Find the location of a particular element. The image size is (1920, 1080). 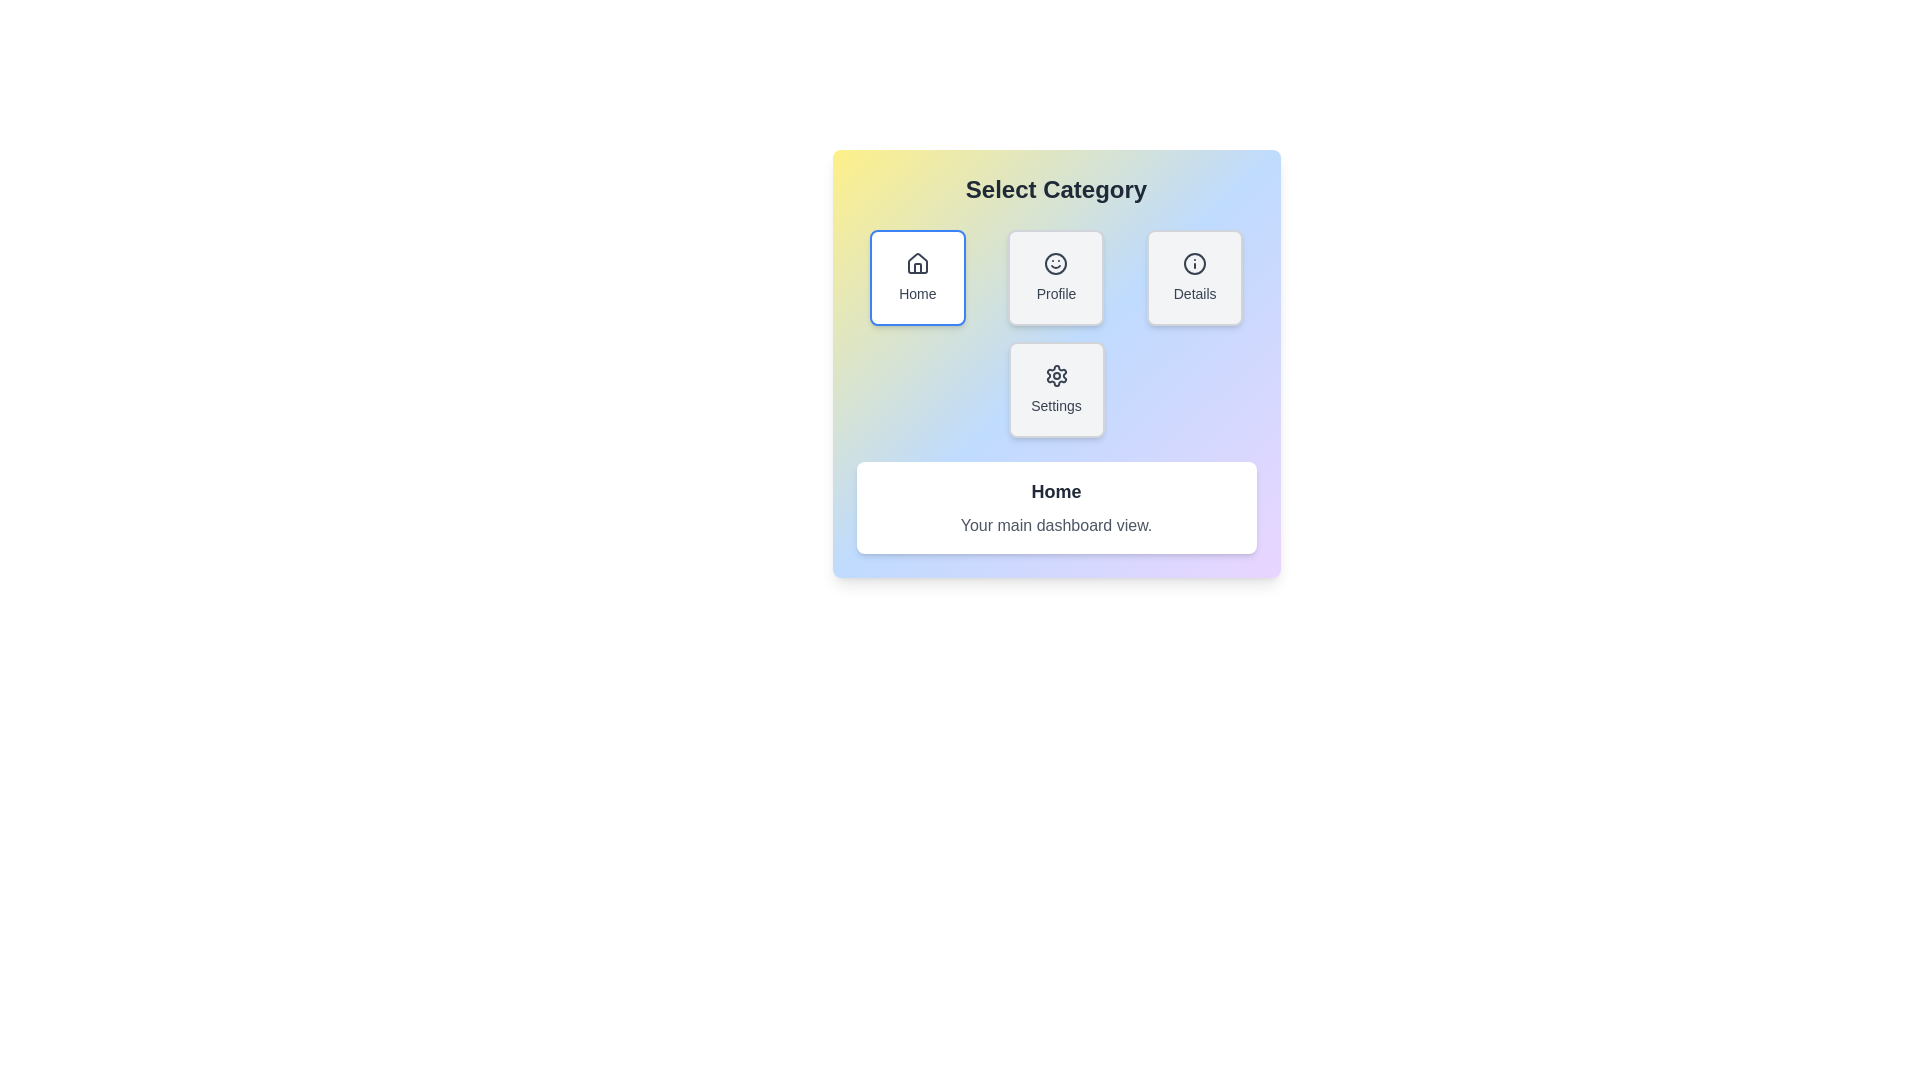

the 'Home' button, which is a rounded rectangle with a white background and blue border, featuring a house icon above the text label 'Home' in gray, to observe a visual scaling effect is located at coordinates (916, 277).